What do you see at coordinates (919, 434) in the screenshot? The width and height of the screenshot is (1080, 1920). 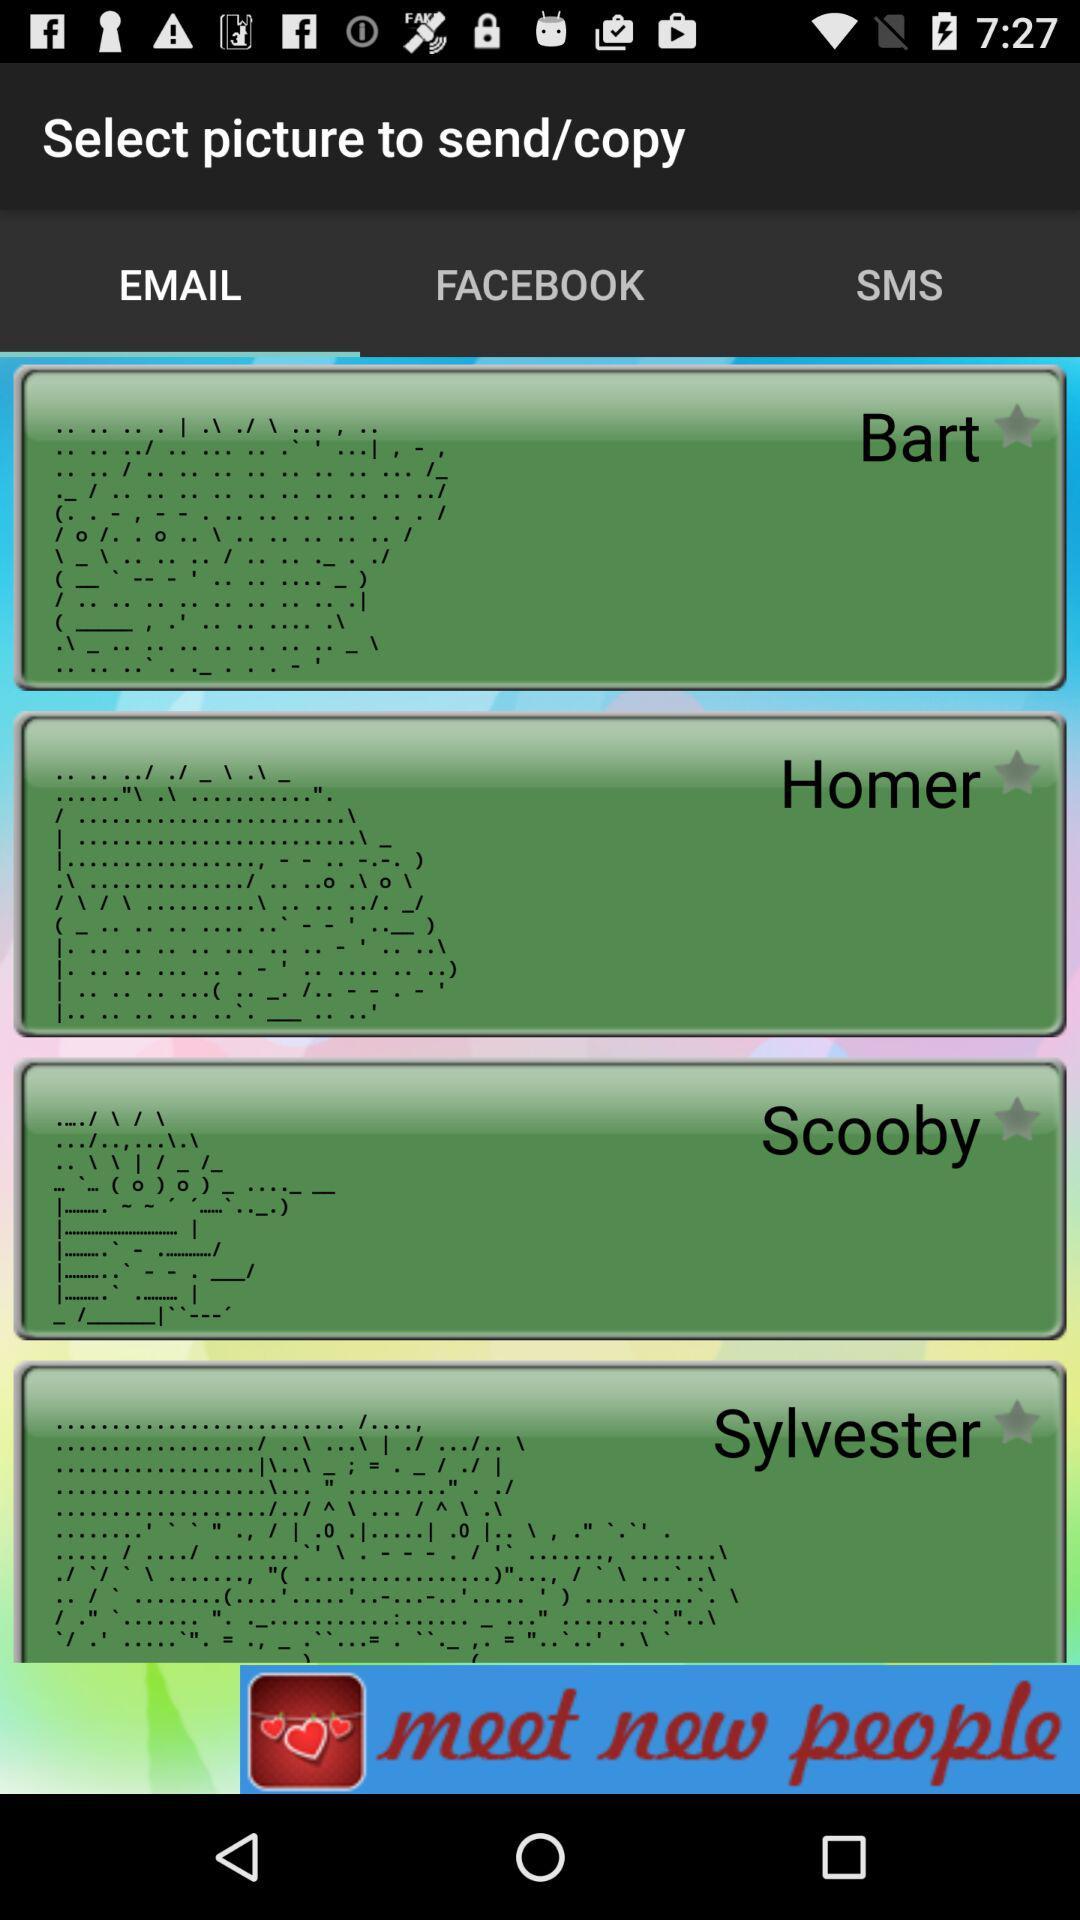 I see `bart app` at bounding box center [919, 434].